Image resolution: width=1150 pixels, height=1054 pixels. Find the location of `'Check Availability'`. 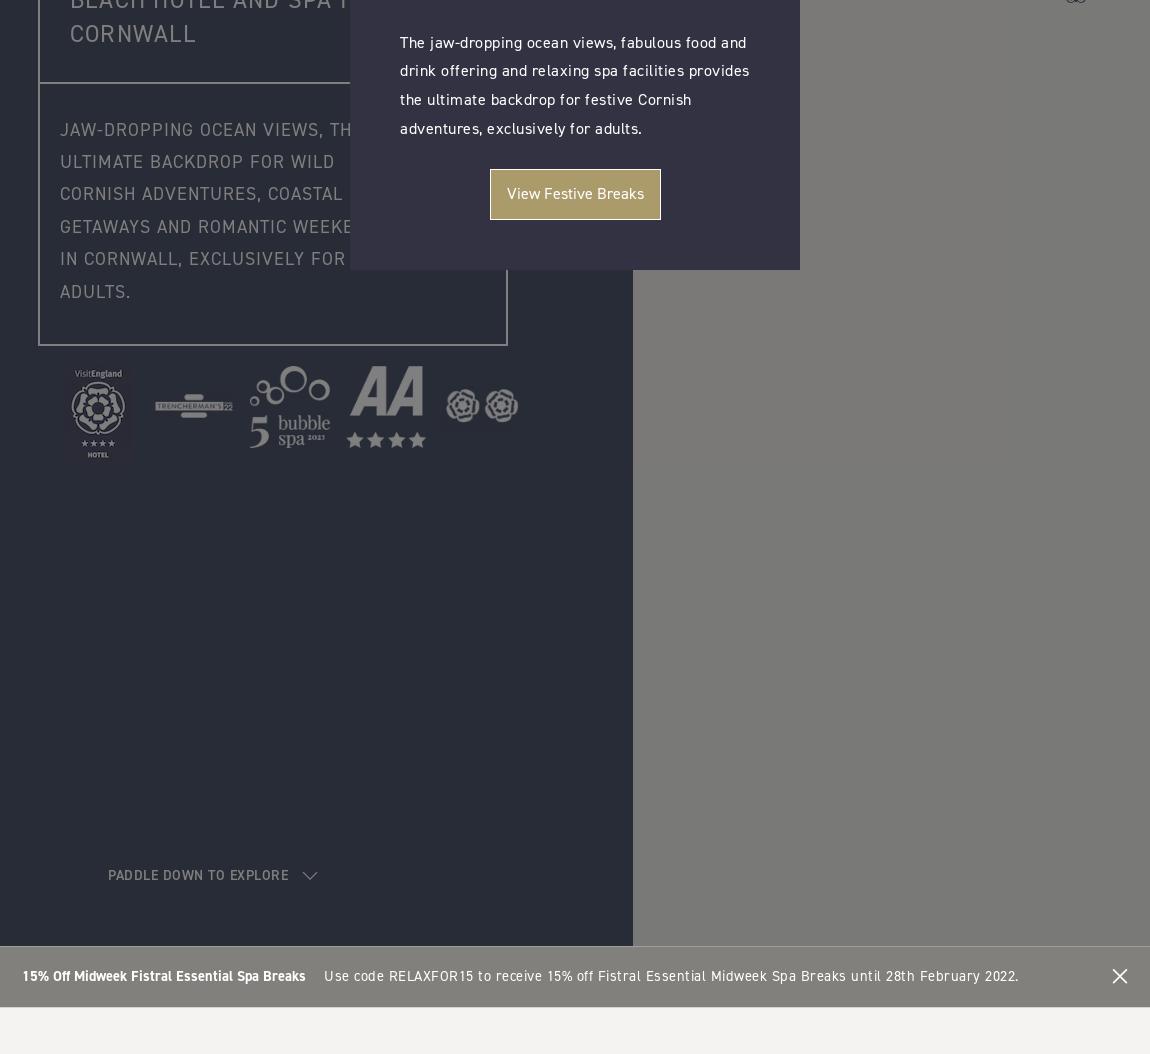

'Check Availability' is located at coordinates (574, 427).